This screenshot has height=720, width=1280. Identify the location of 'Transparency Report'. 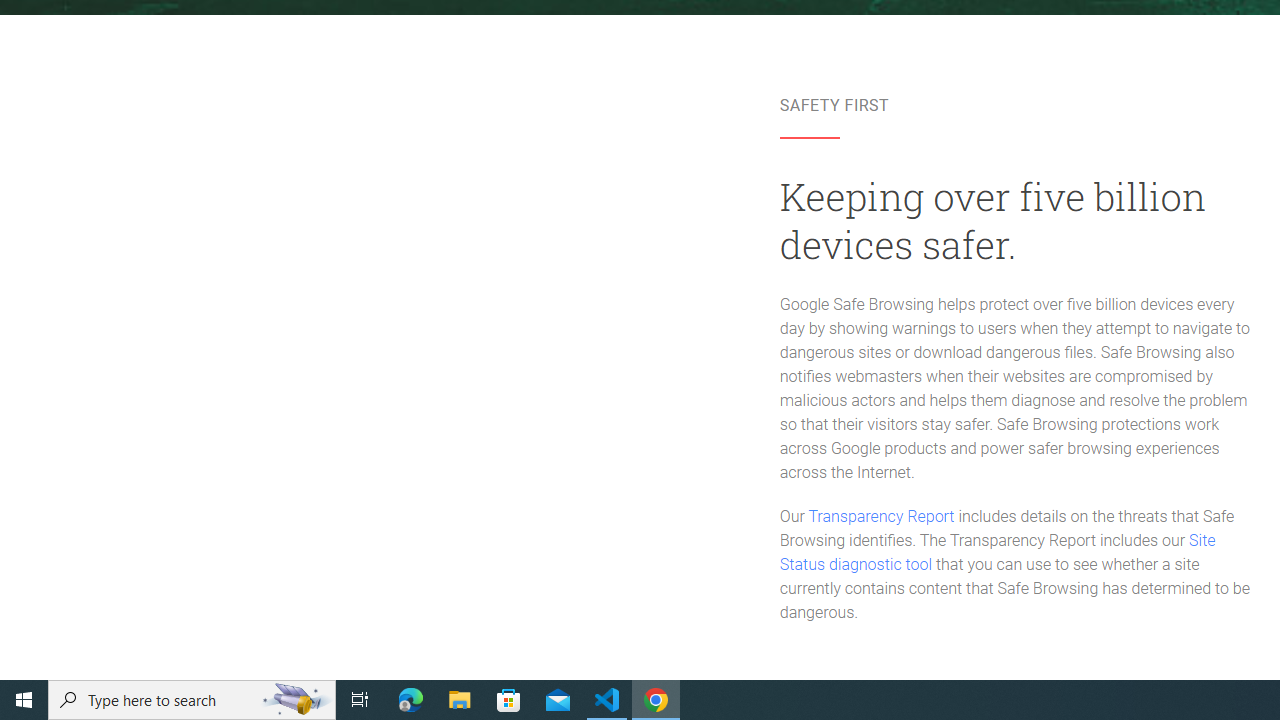
(880, 515).